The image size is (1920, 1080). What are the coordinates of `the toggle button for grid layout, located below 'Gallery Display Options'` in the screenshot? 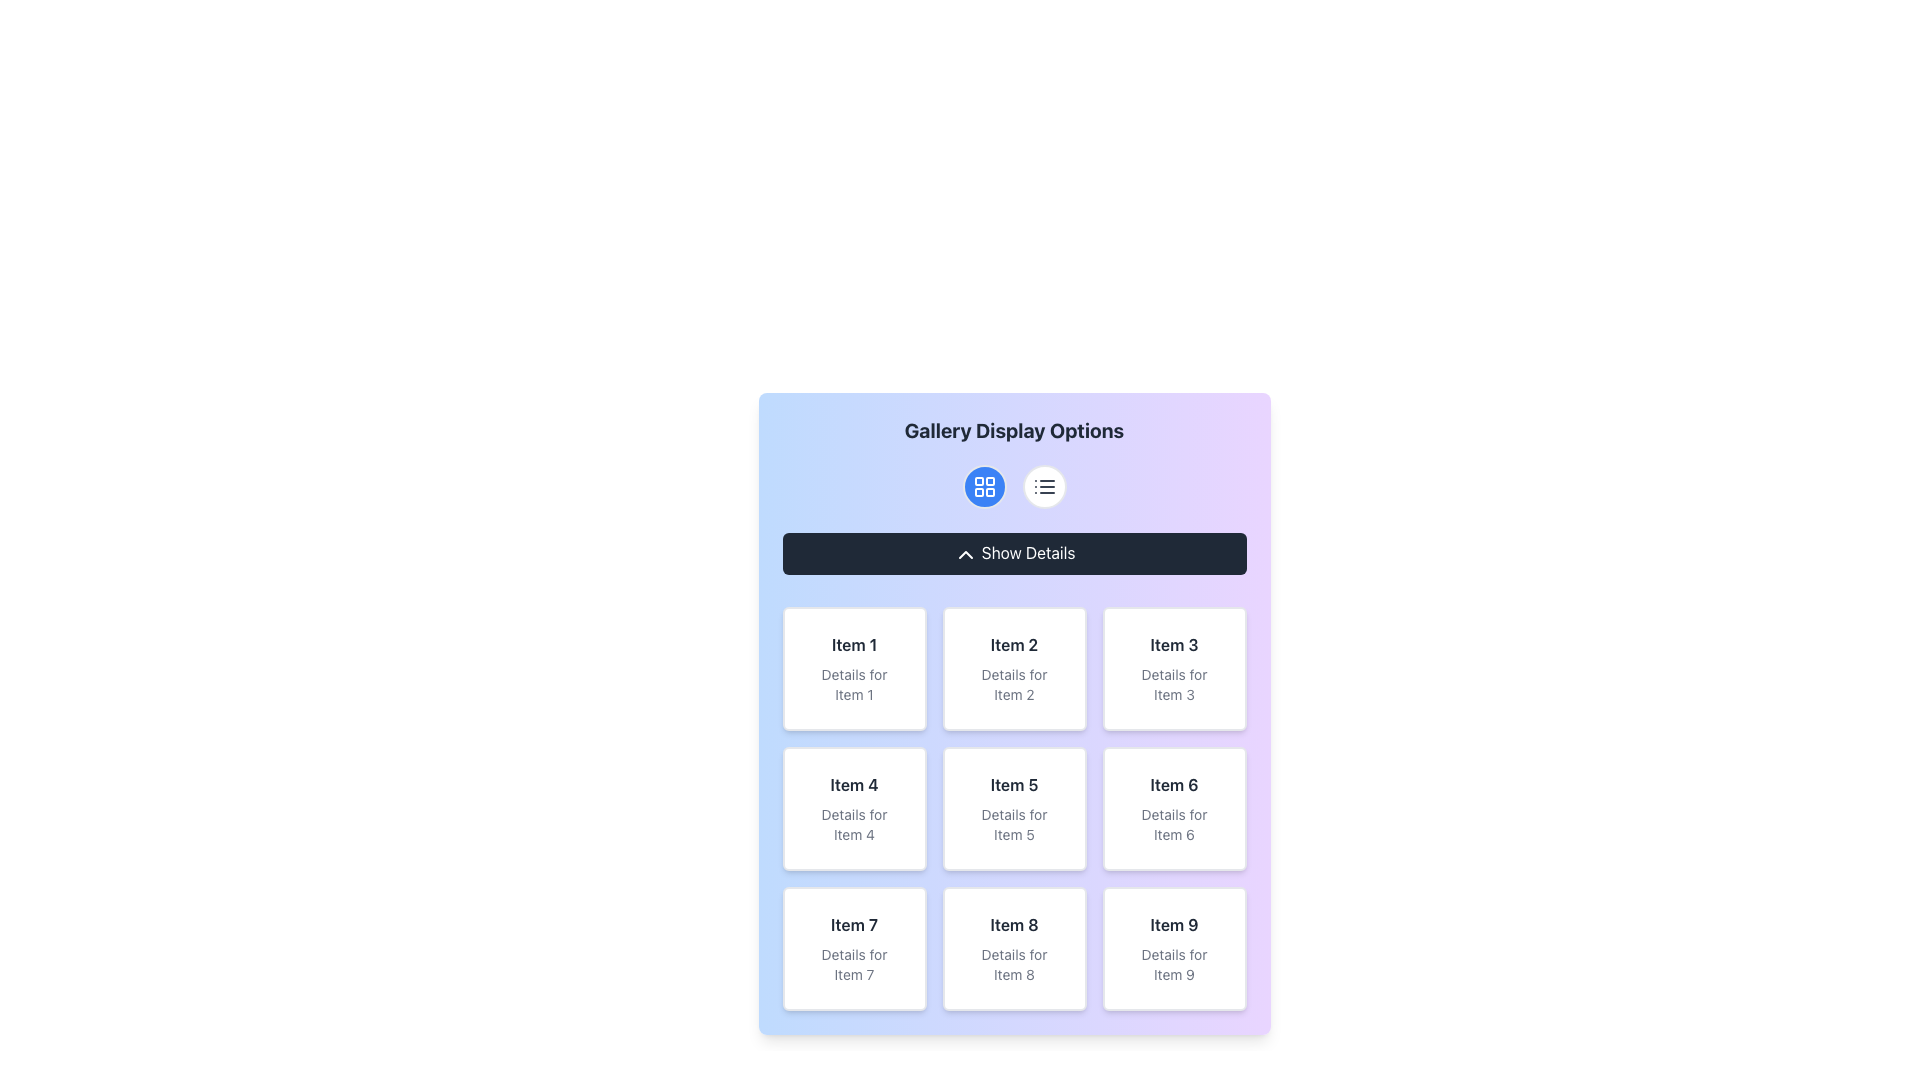 It's located at (984, 486).